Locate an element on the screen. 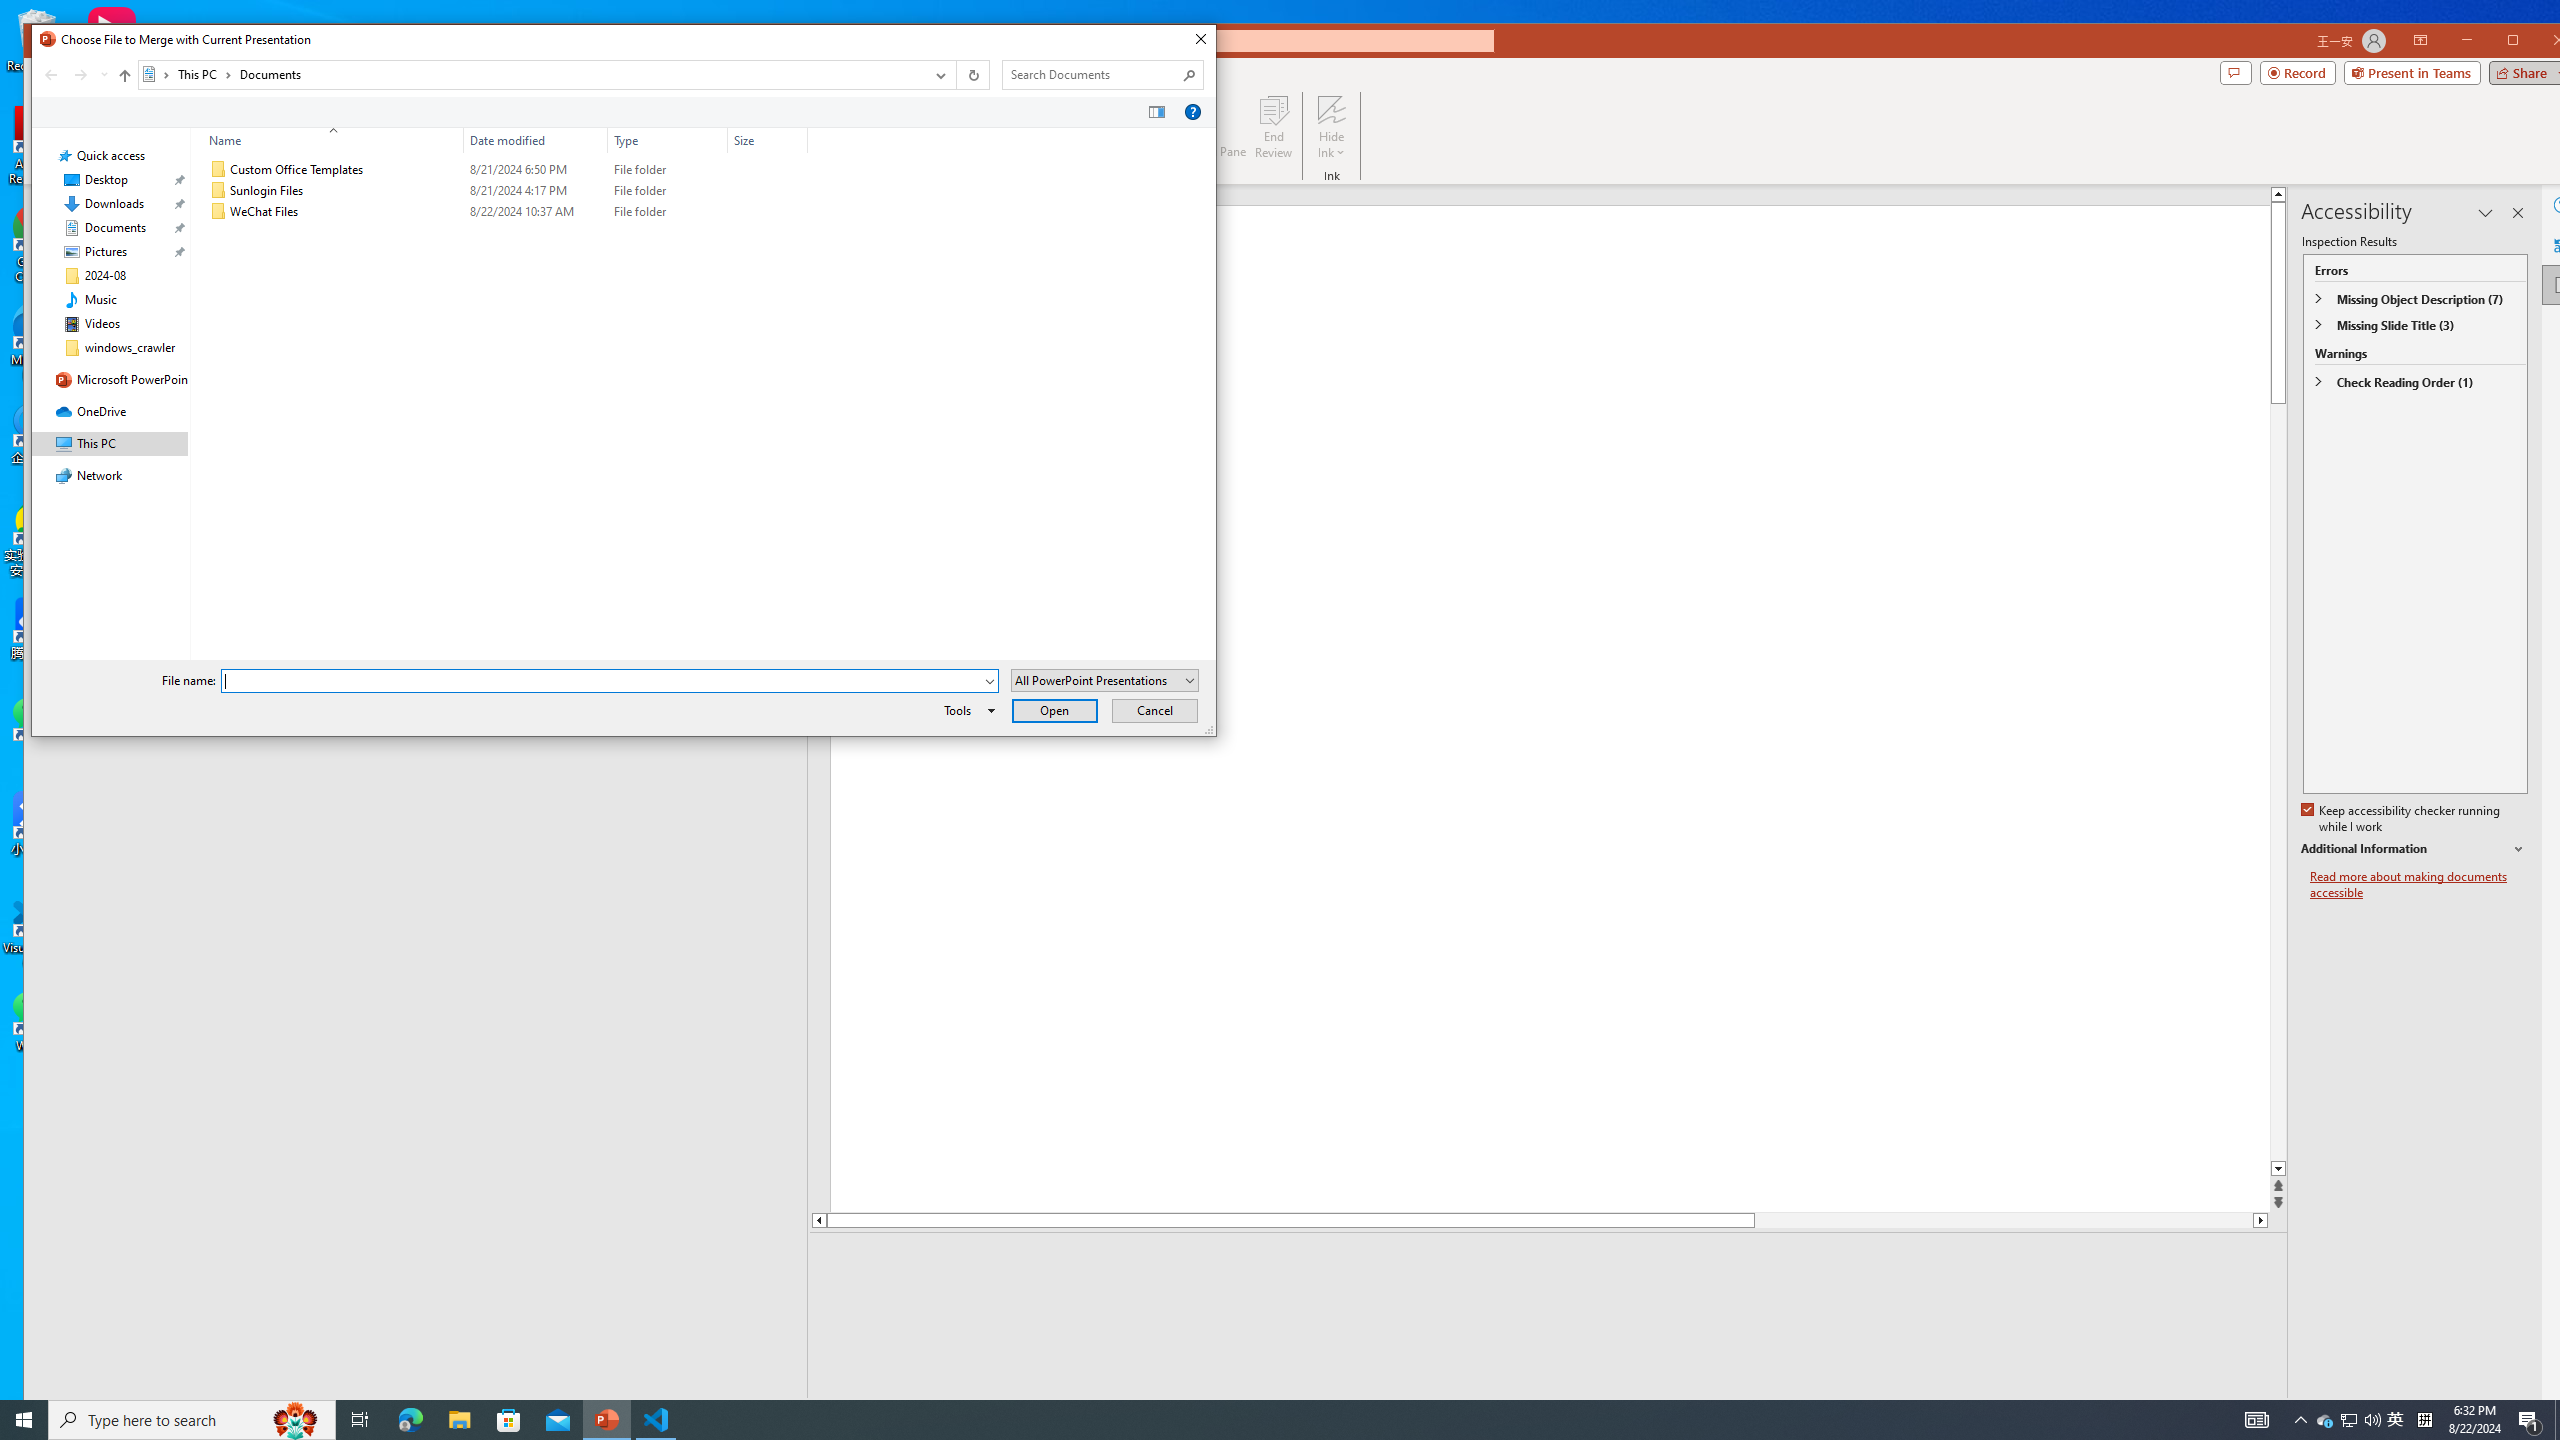 The image size is (2560, 1440). 'Visual Studio Code - 1 running window' is located at coordinates (656, 1418).